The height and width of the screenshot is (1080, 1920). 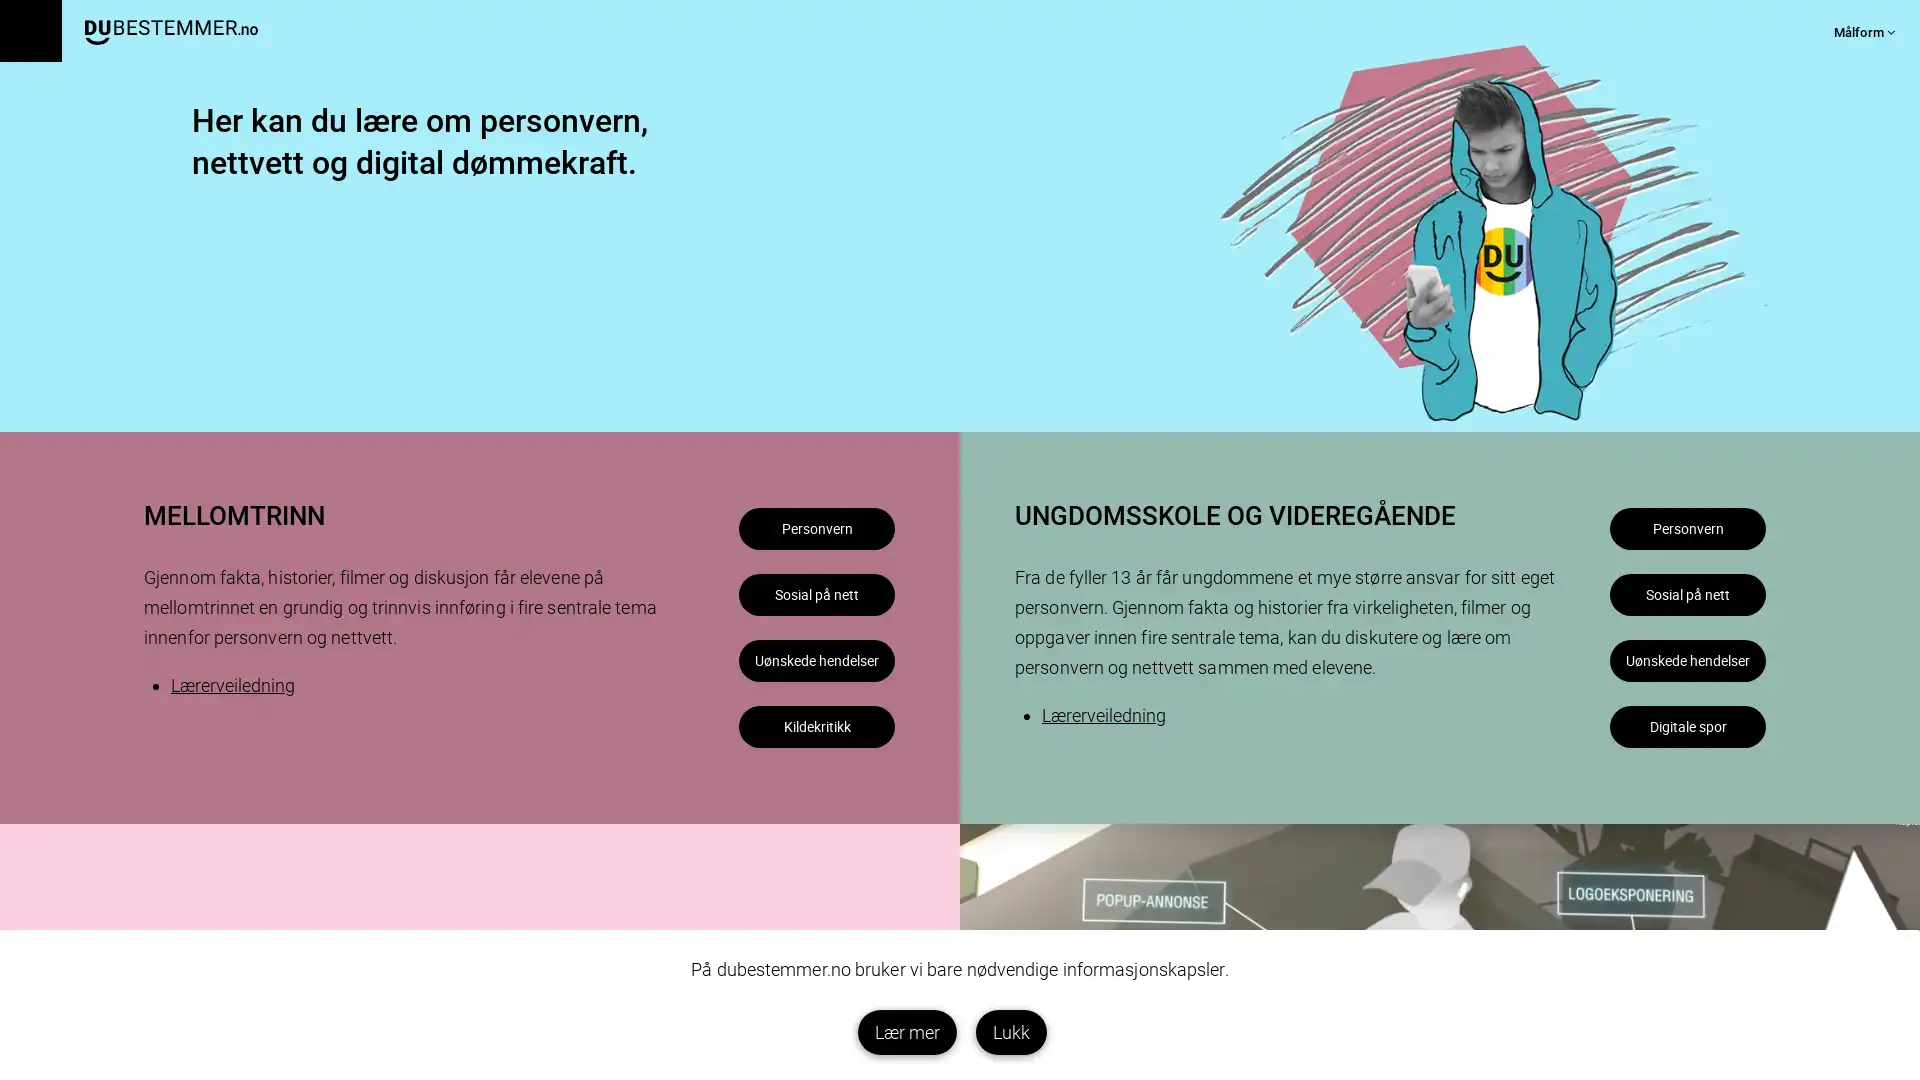 What do you see at coordinates (1011, 1032) in the screenshot?
I see `Lukk` at bounding box center [1011, 1032].